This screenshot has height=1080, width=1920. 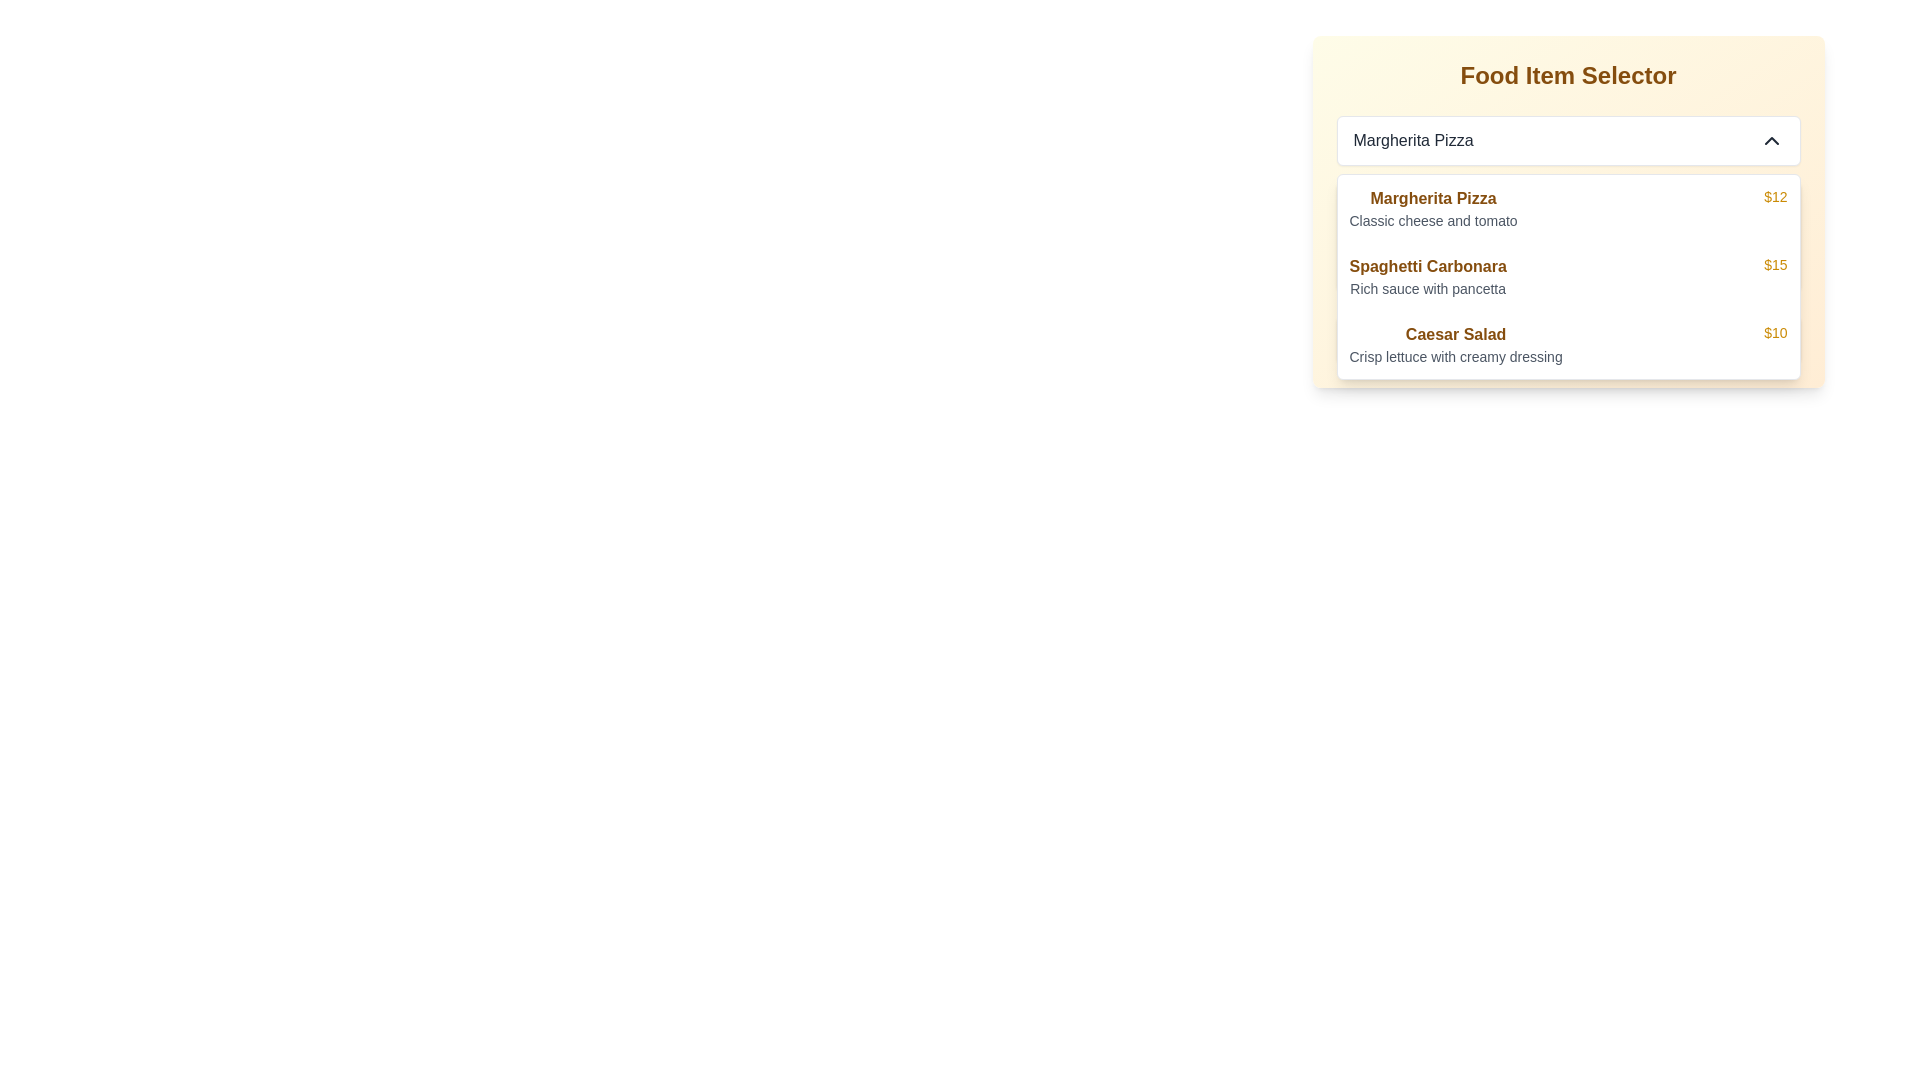 What do you see at coordinates (1567, 75) in the screenshot?
I see `the text label 'Food Item Selector' to check for any tooltip appearance` at bounding box center [1567, 75].